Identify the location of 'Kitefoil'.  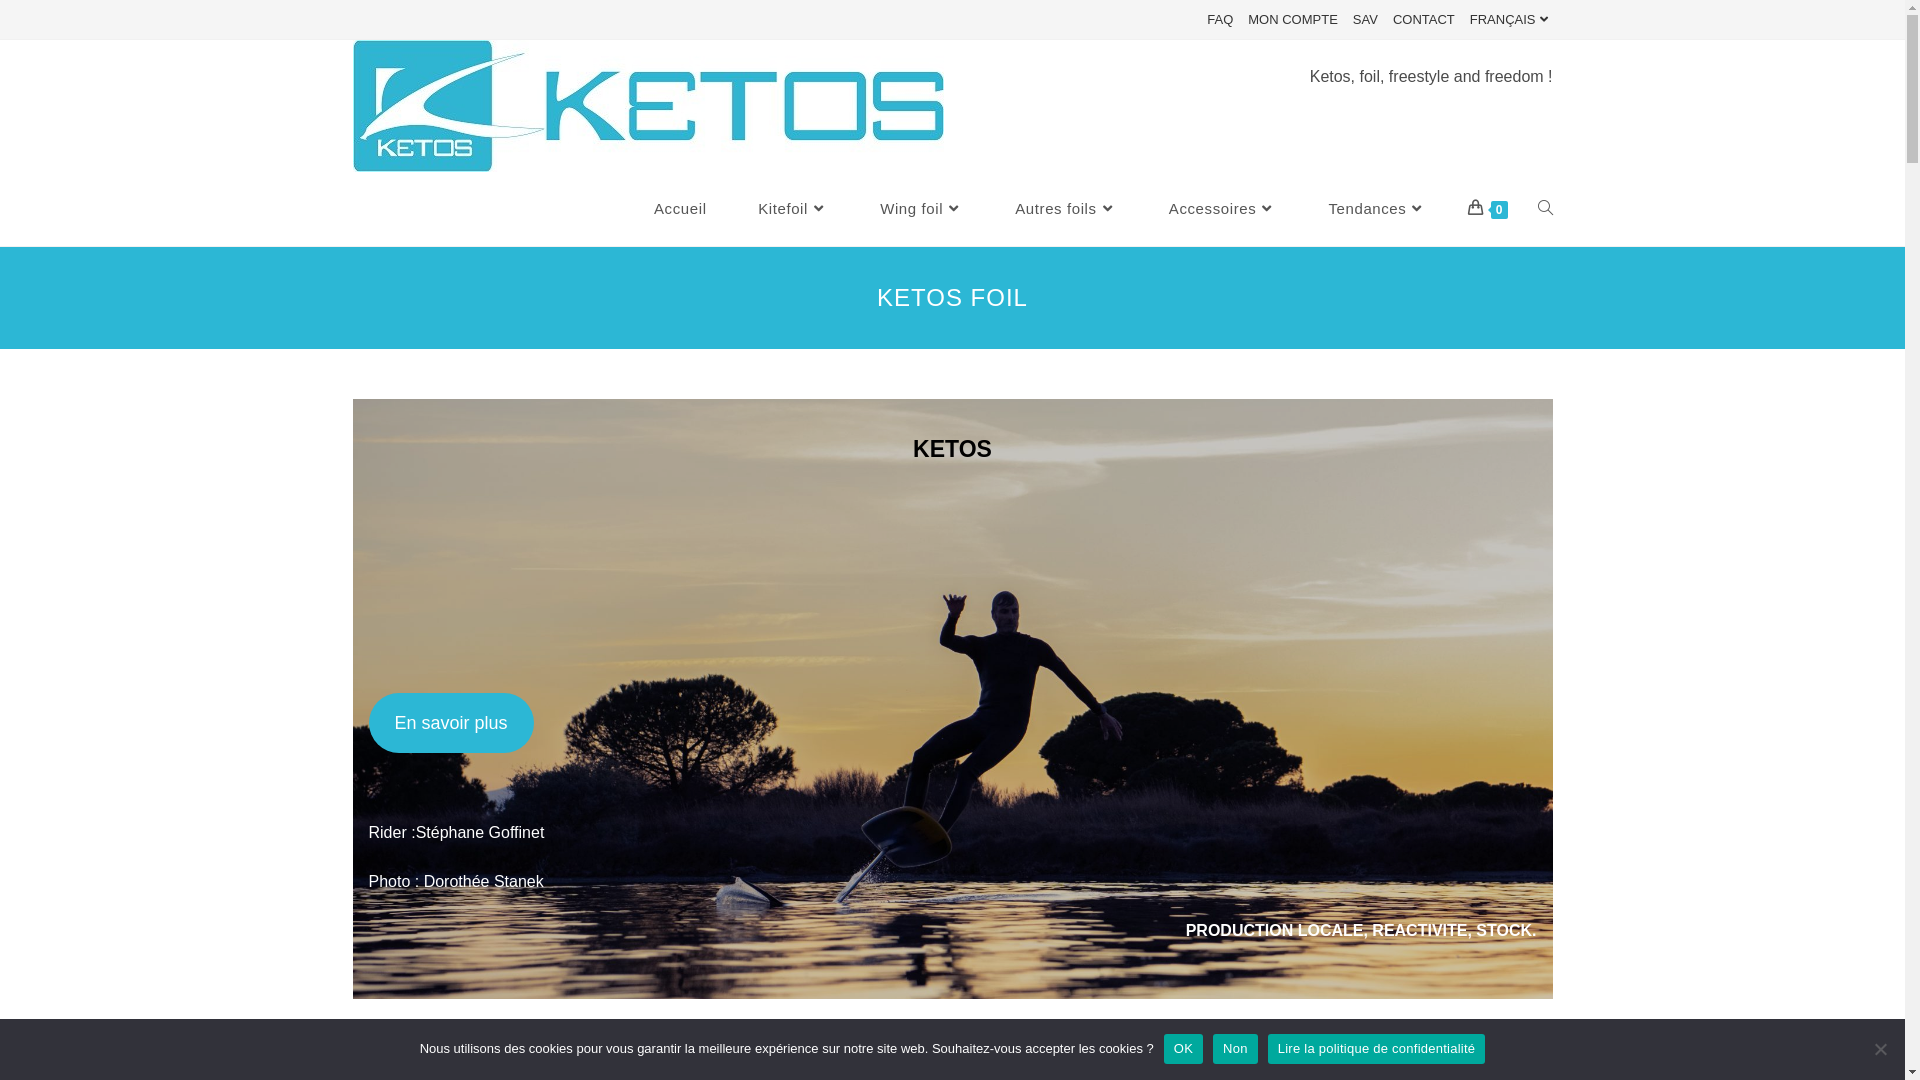
(791, 208).